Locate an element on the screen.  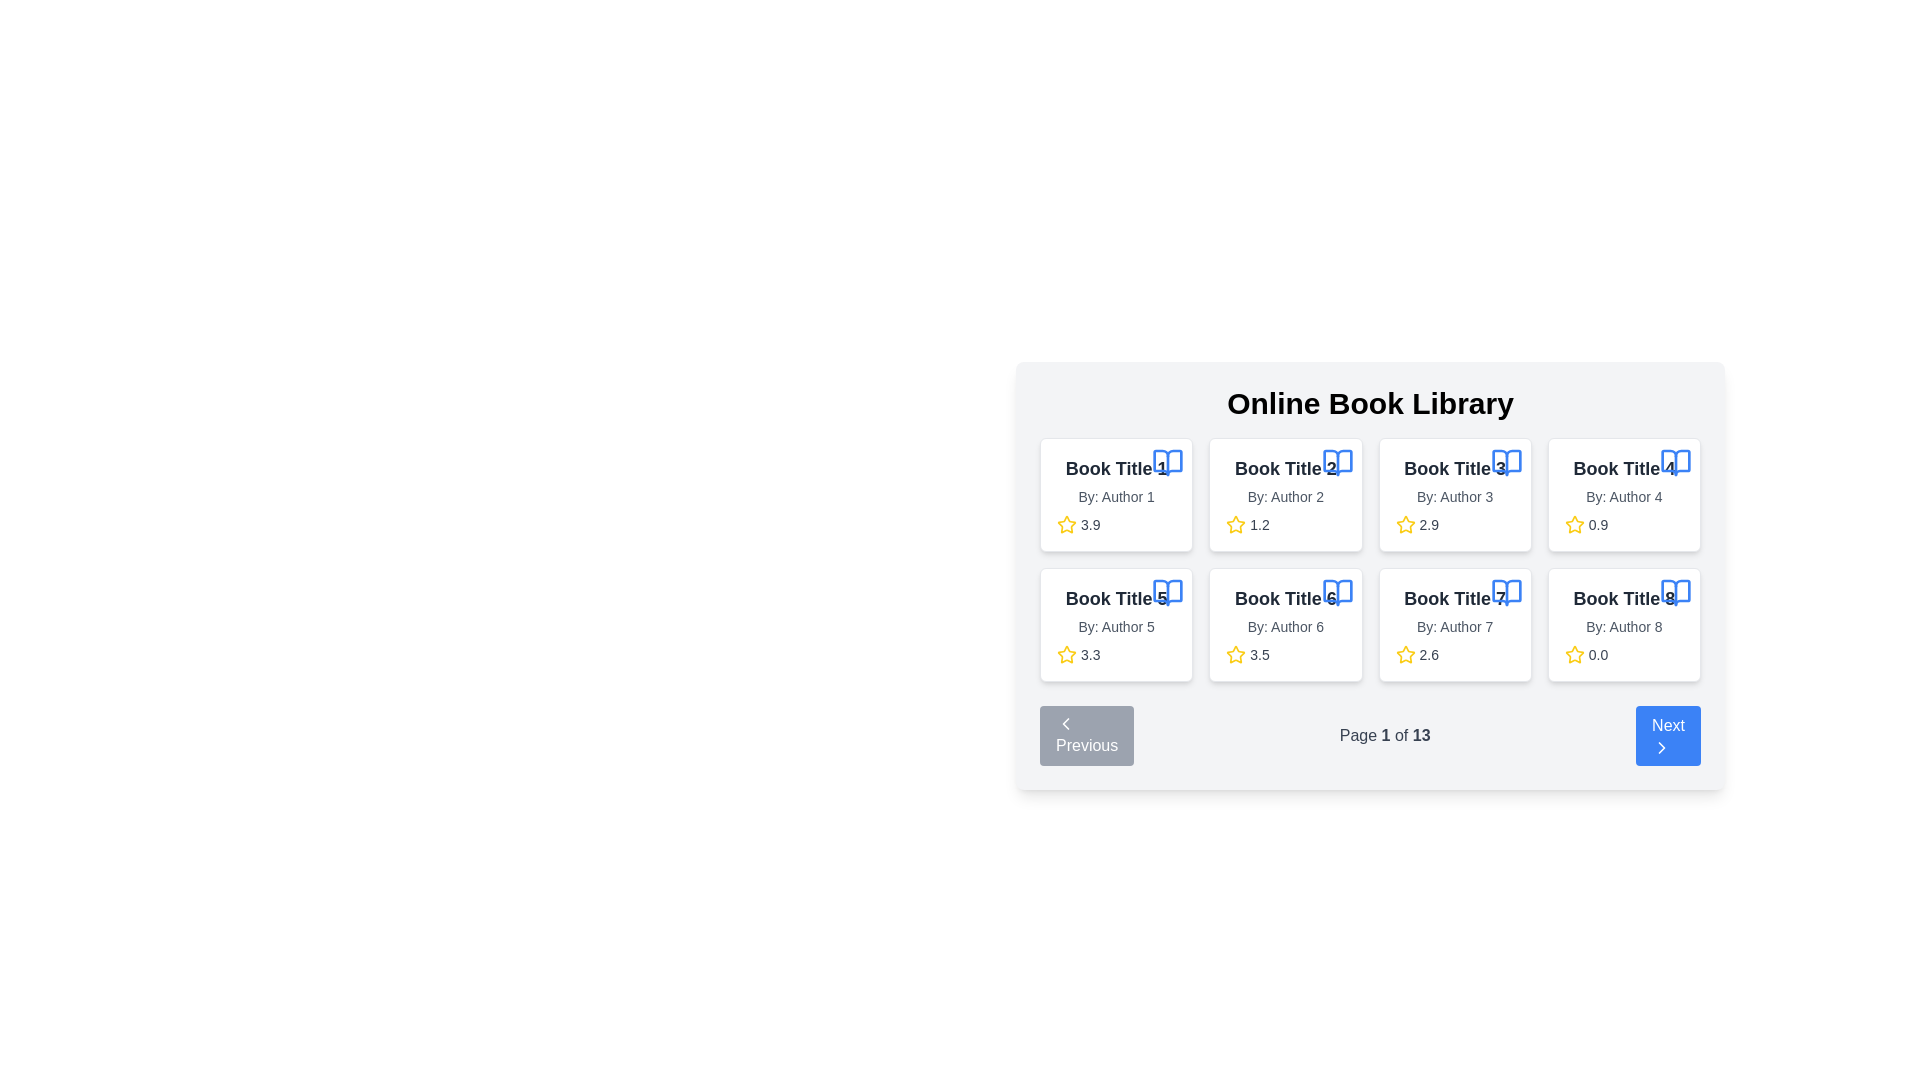
the star icon with a yellow outline indicating a rating feature located in the 'Book Title 5' section, positioned below the book title and author information is located at coordinates (1065, 655).